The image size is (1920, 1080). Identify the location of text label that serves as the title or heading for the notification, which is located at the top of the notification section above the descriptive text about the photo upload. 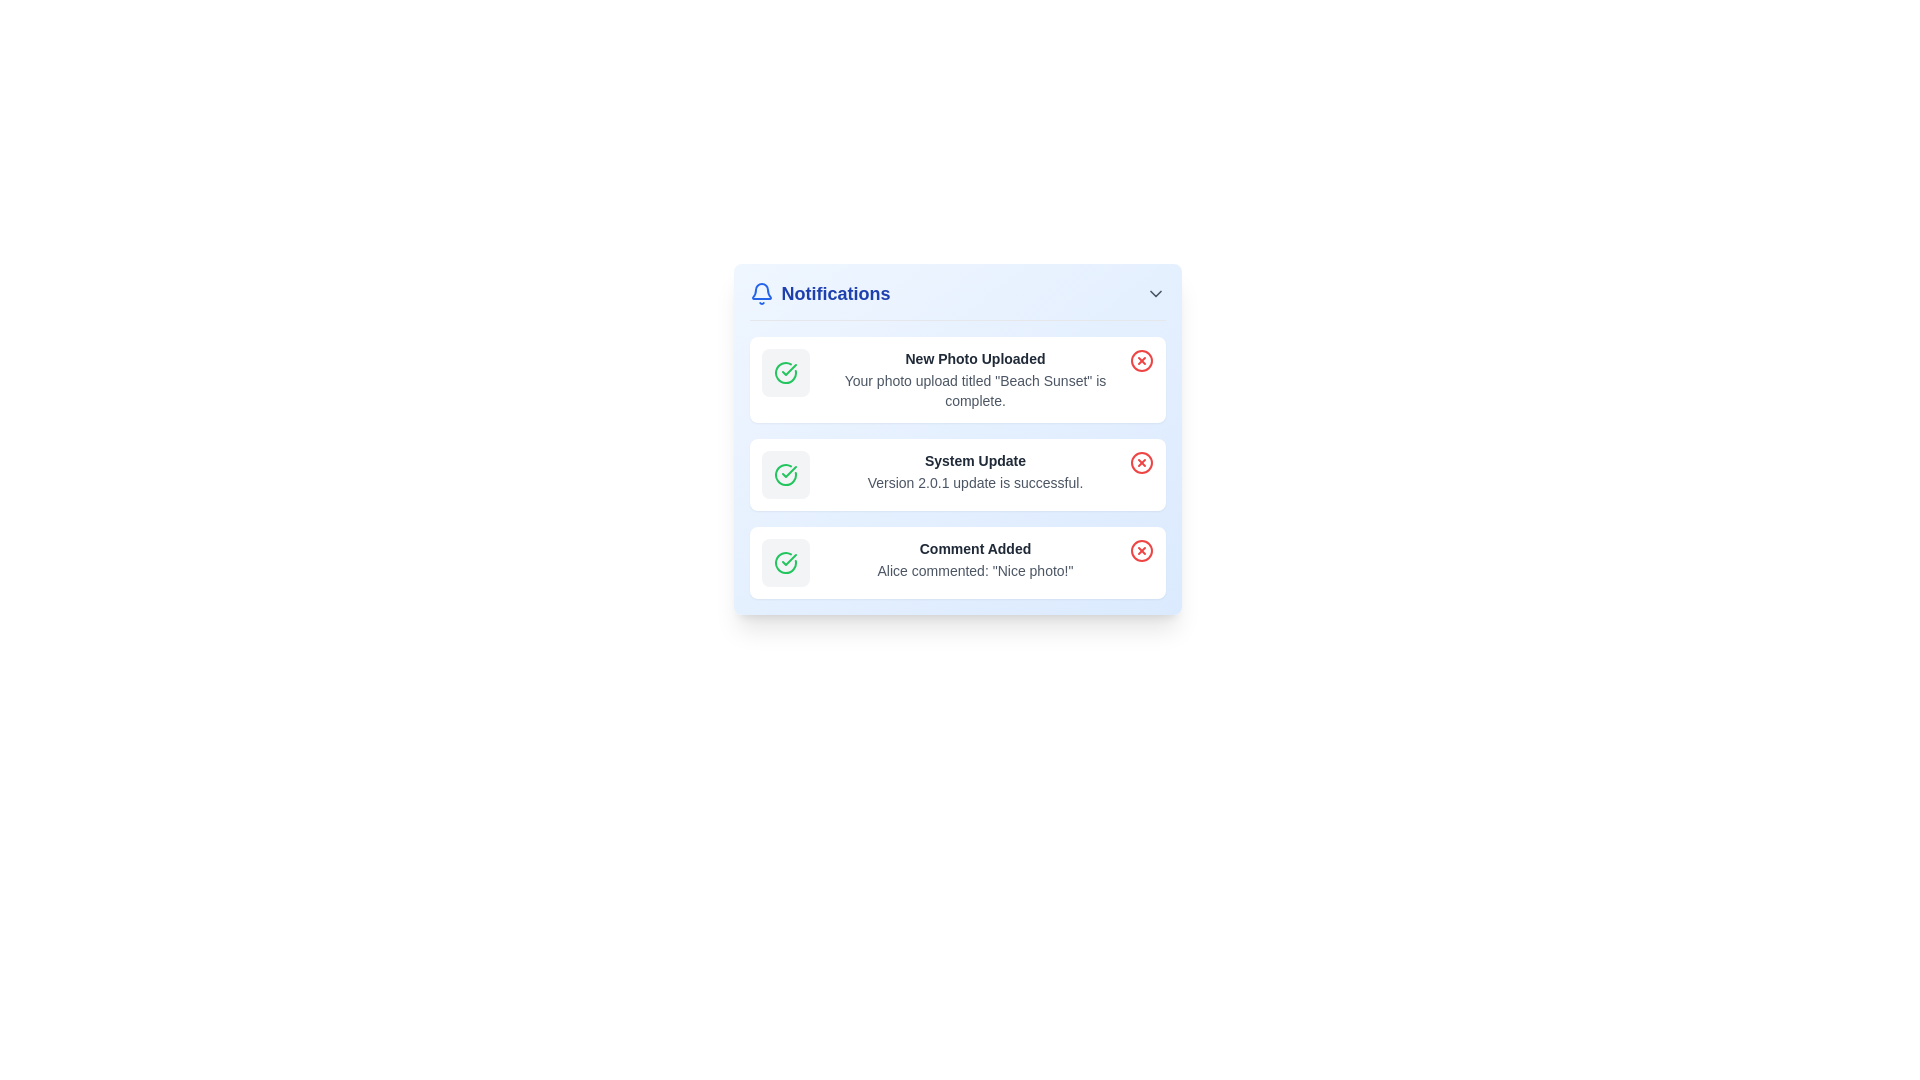
(975, 357).